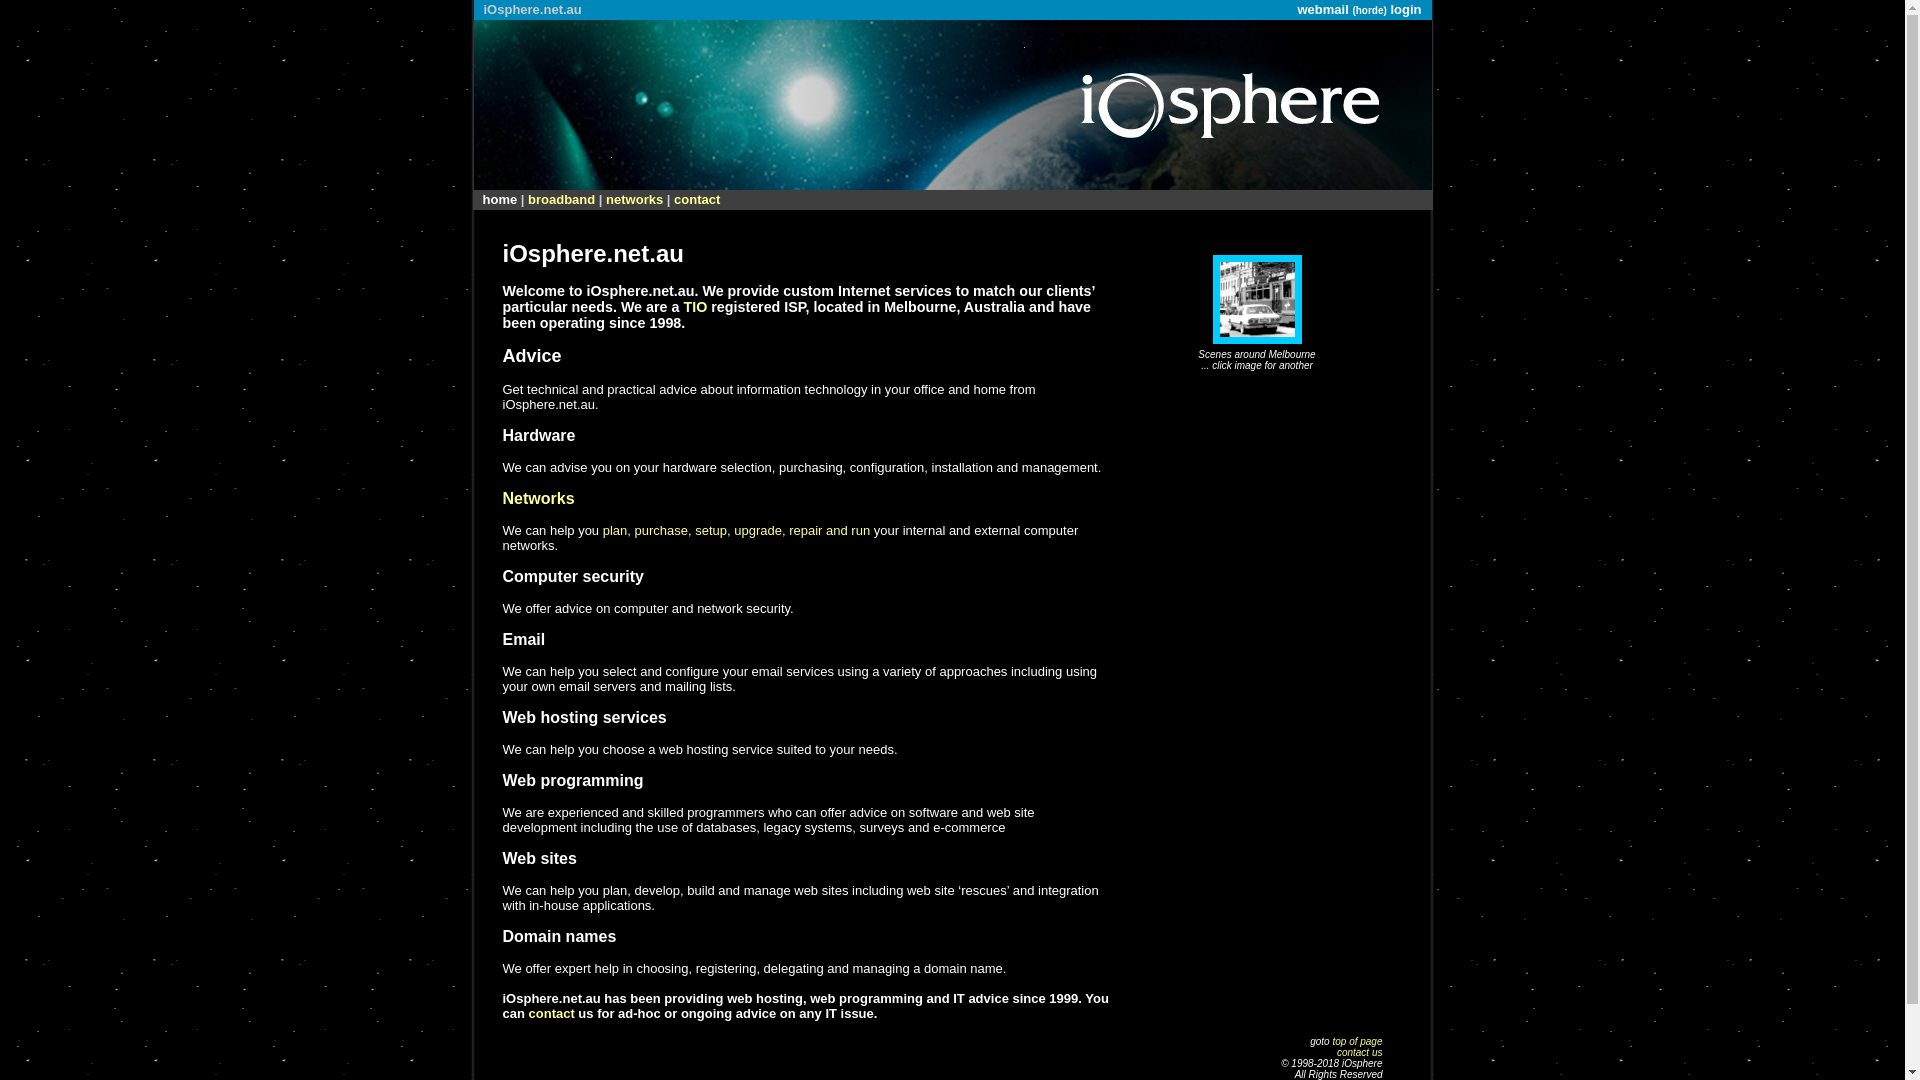 The width and height of the screenshot is (1920, 1080). Describe the element at coordinates (1359, 1051) in the screenshot. I see `'contact us'` at that location.